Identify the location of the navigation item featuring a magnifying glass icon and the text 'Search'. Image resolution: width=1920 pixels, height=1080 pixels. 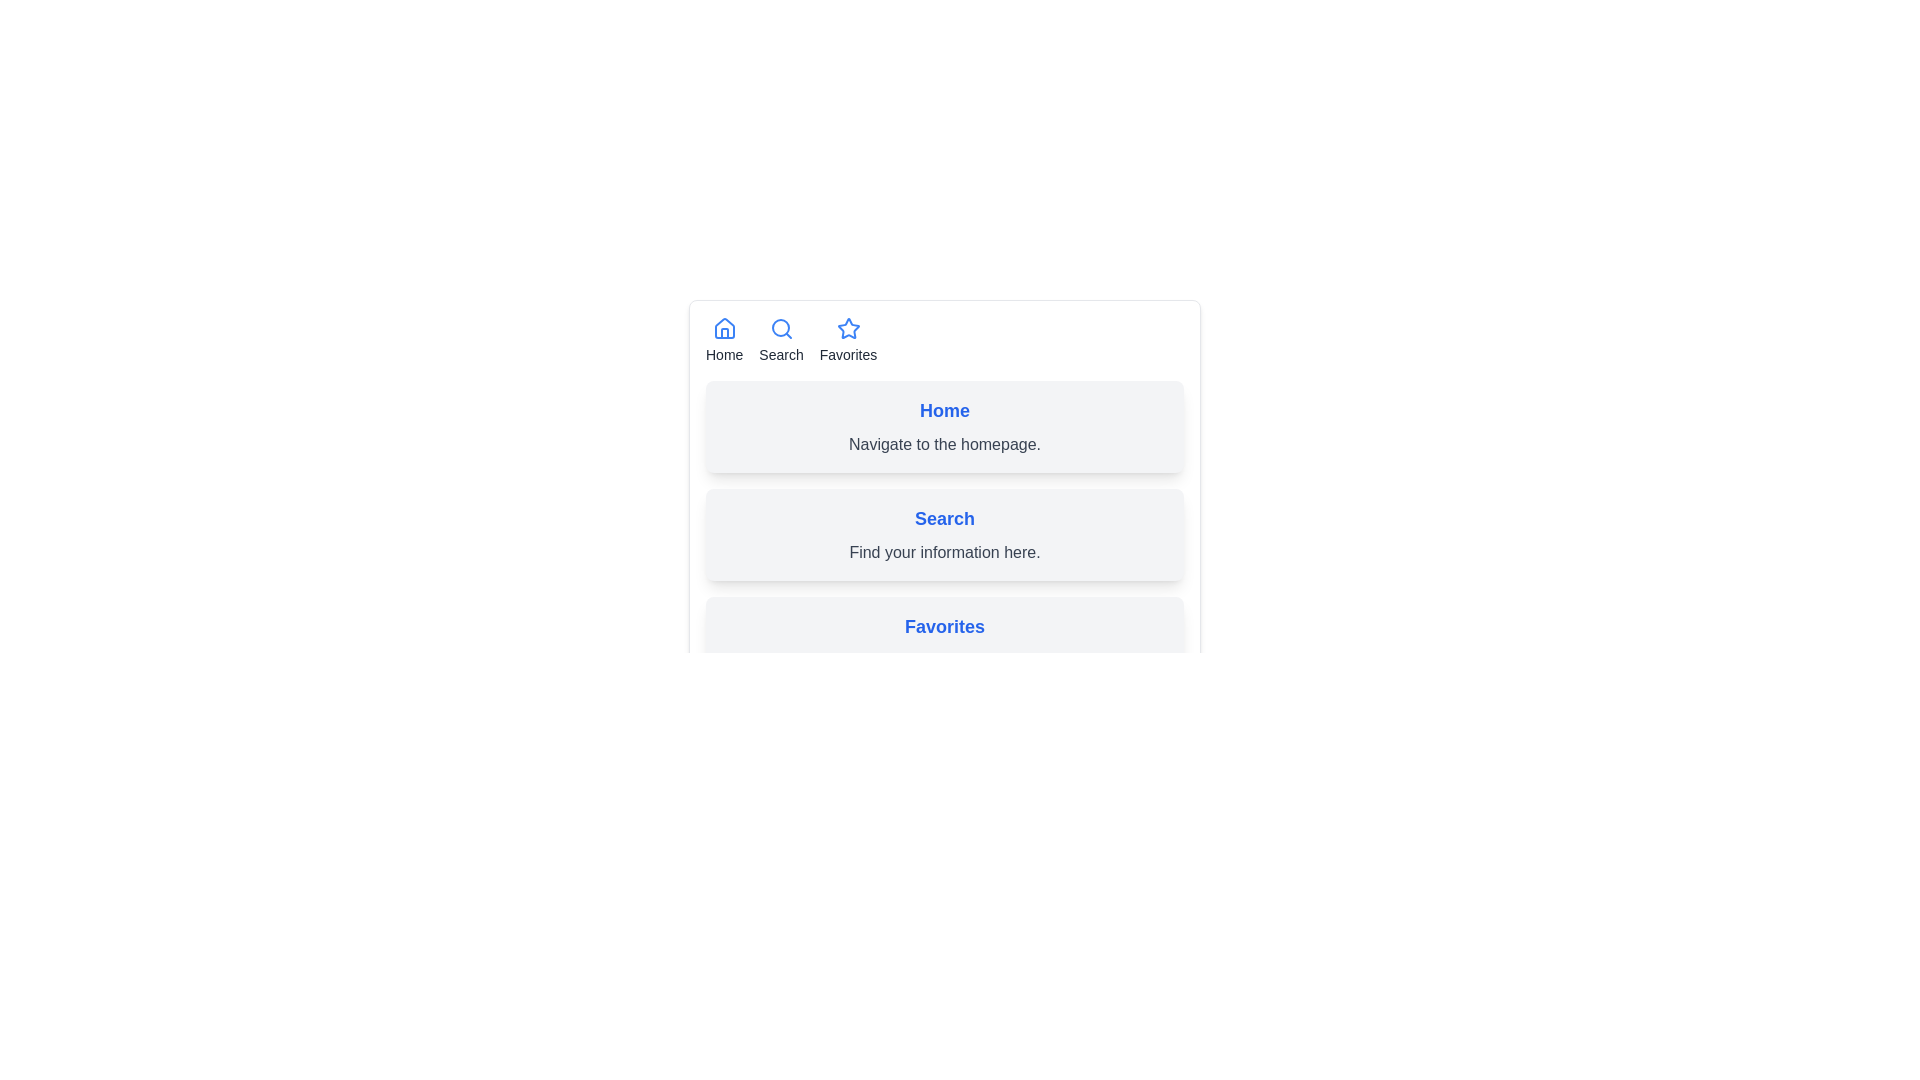
(780, 339).